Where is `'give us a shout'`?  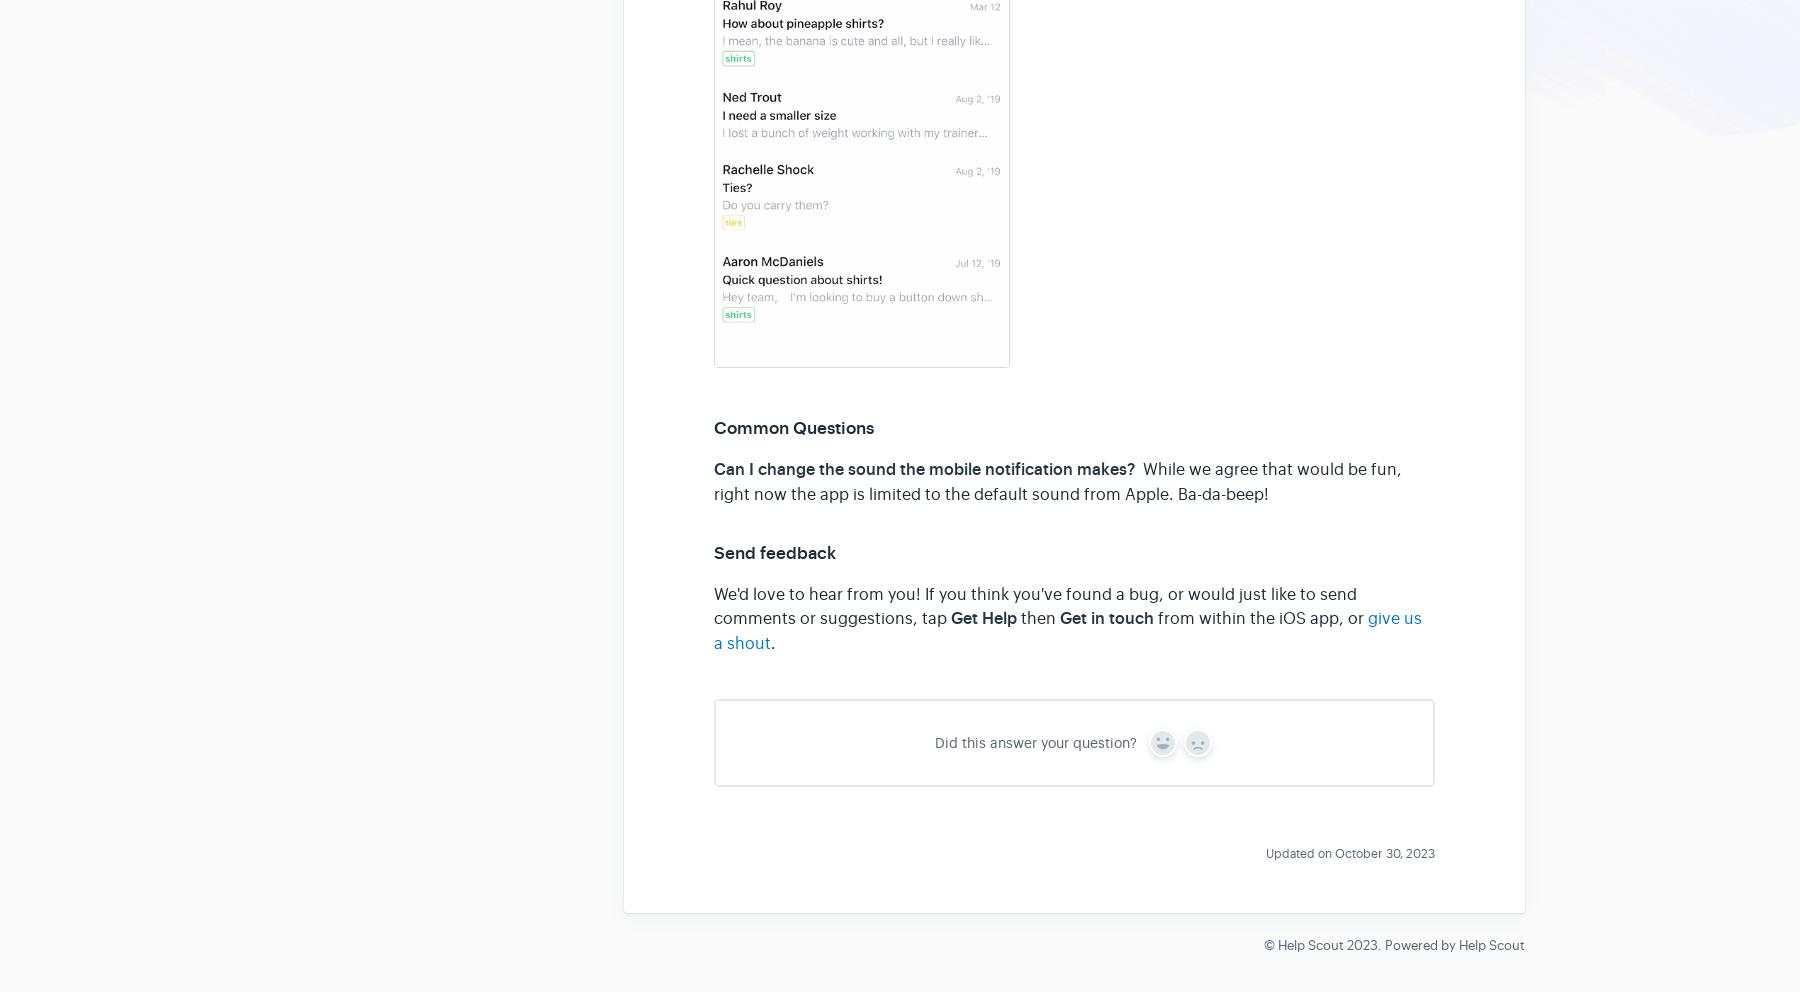
'give us a shout' is located at coordinates (1067, 631).